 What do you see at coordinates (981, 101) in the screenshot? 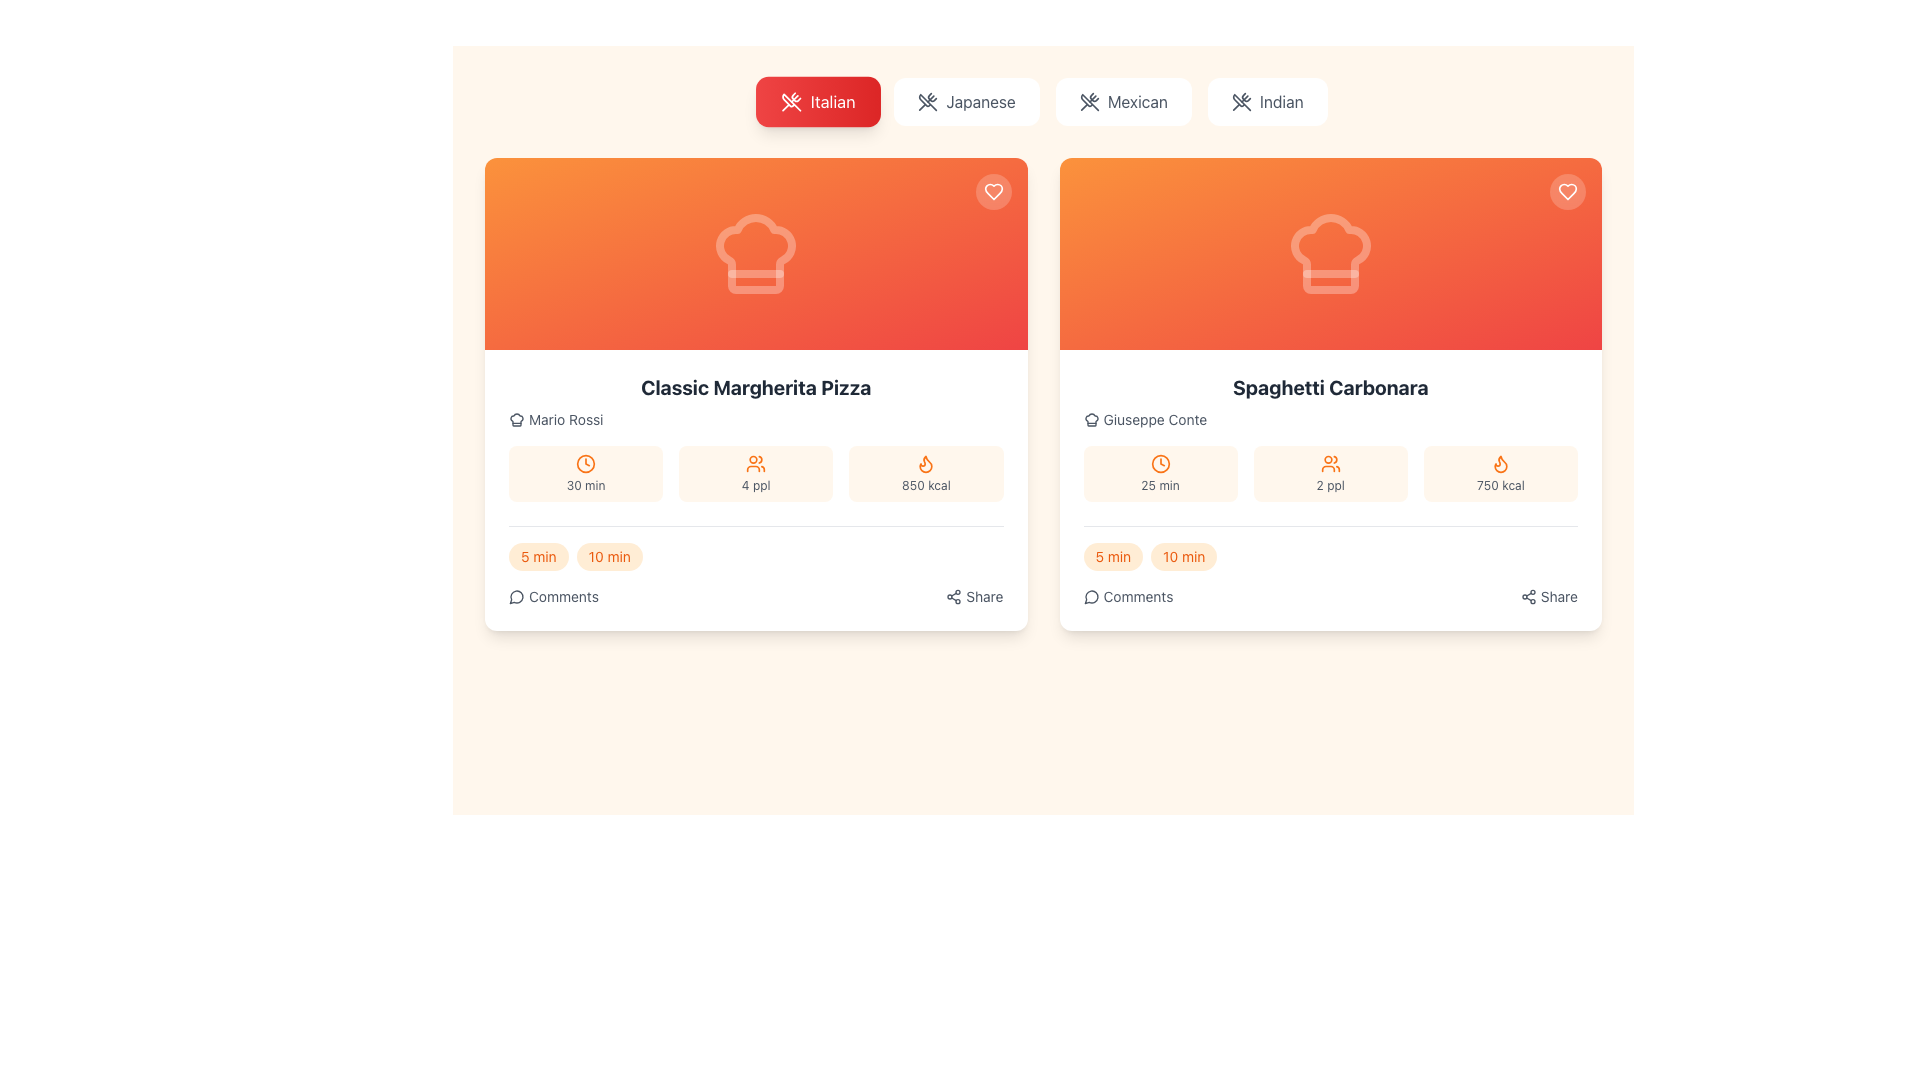
I see `the button containing the text 'Japanese'` at bounding box center [981, 101].